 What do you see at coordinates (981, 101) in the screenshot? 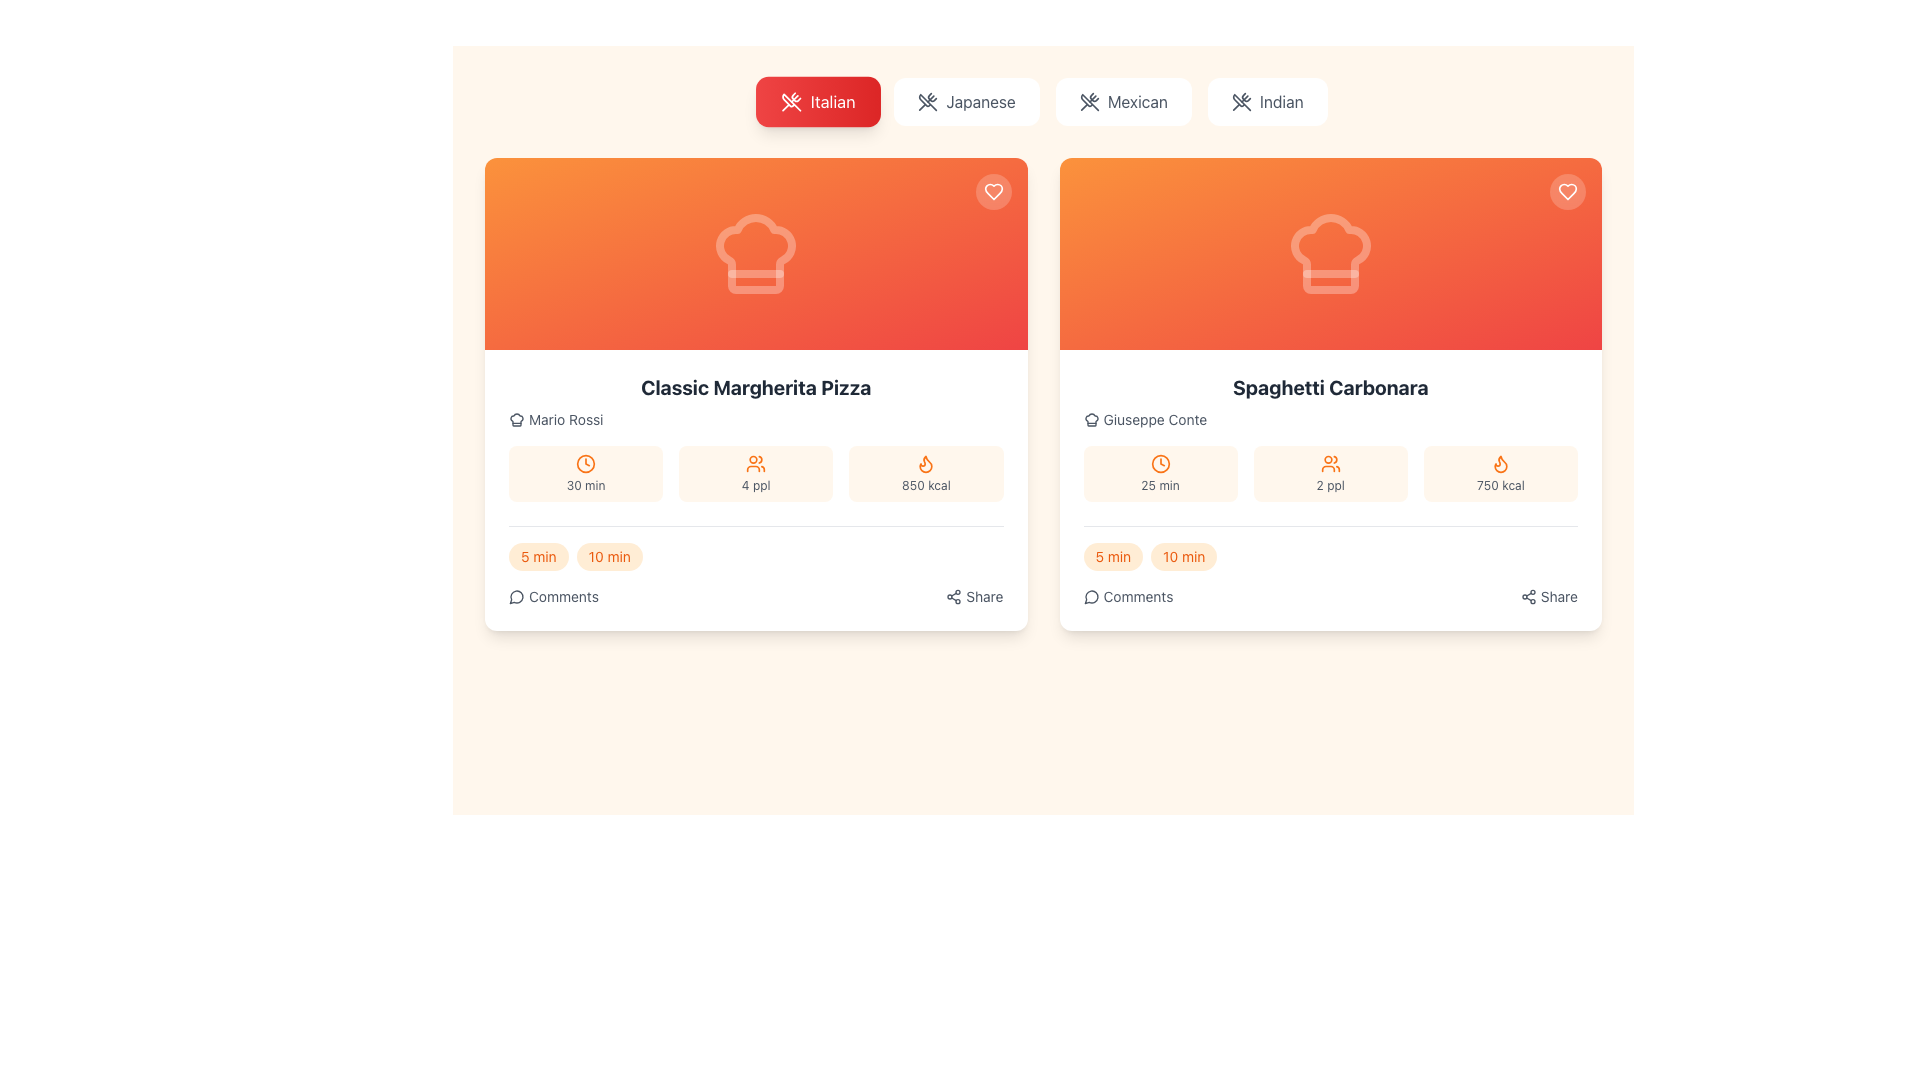
I see `the button containing the text 'Japanese'` at bounding box center [981, 101].